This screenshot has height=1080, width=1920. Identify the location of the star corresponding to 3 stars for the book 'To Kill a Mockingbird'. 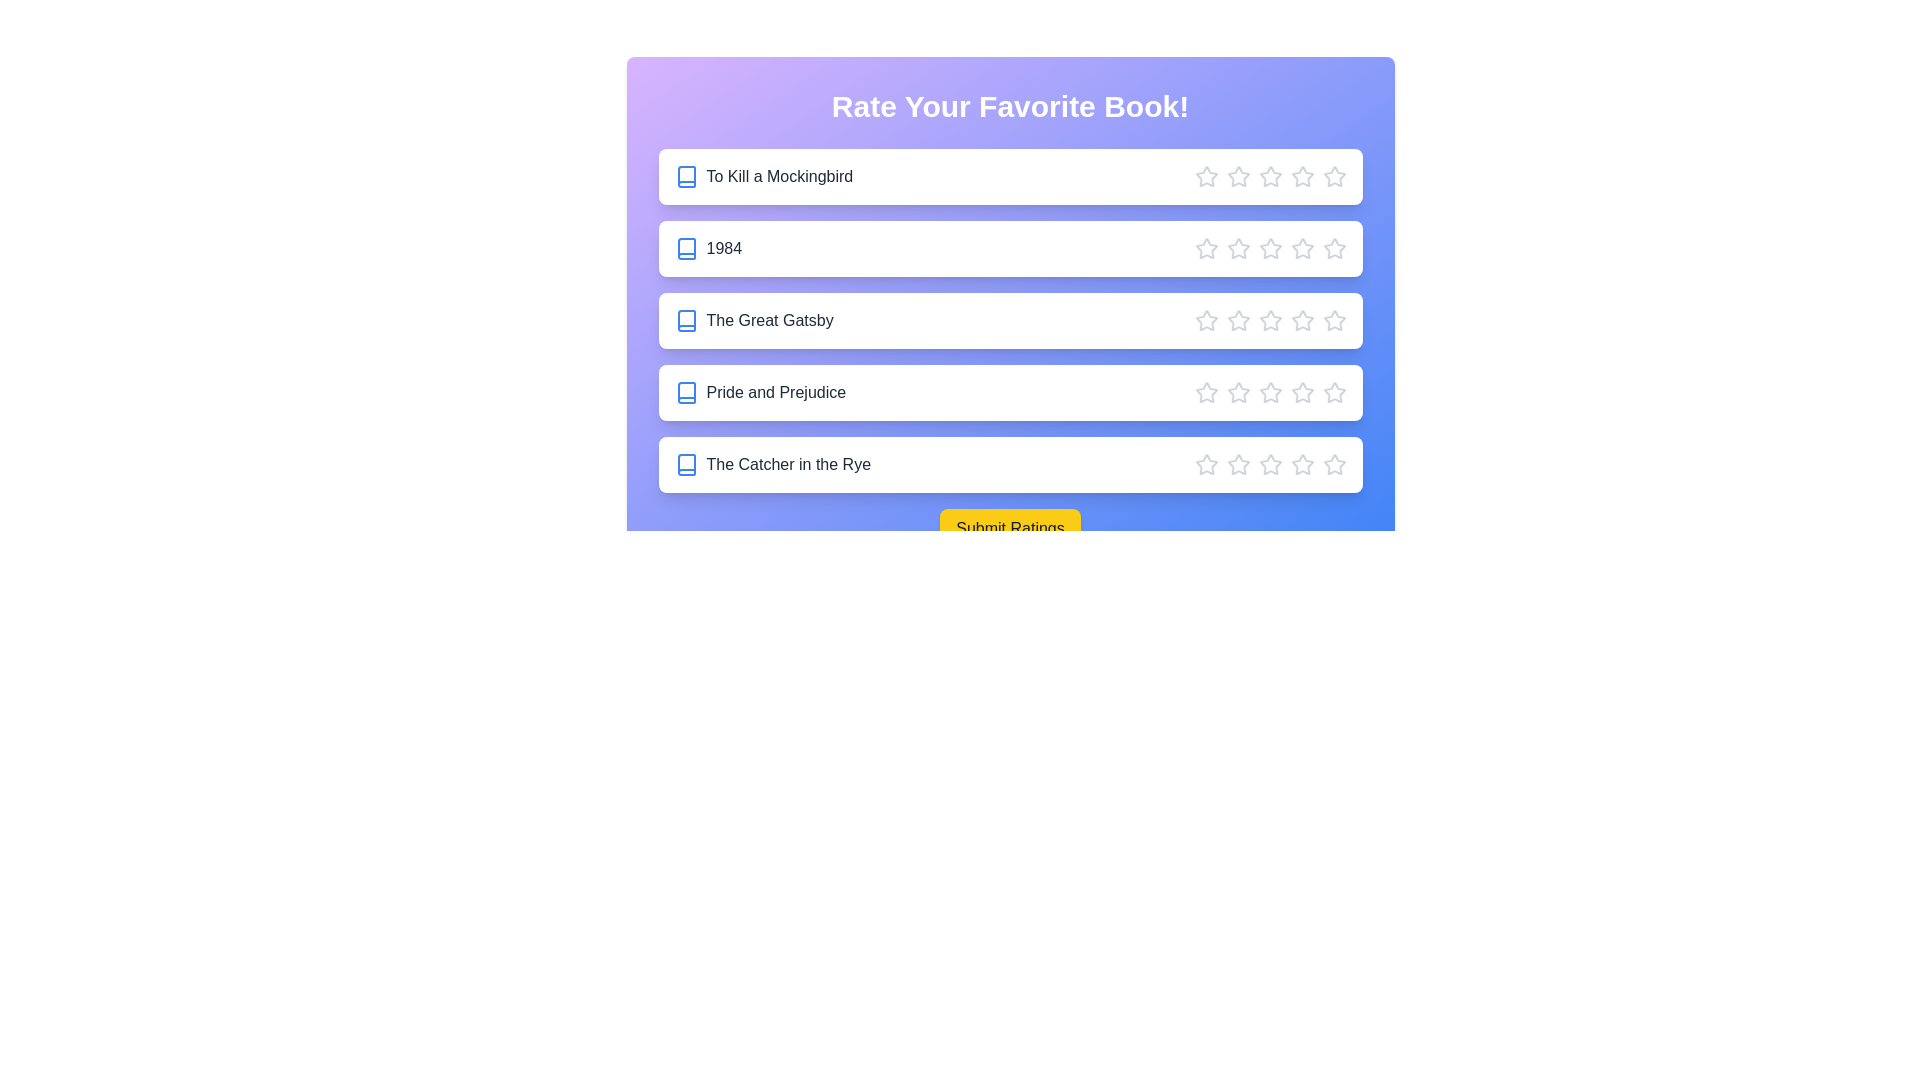
(1269, 176).